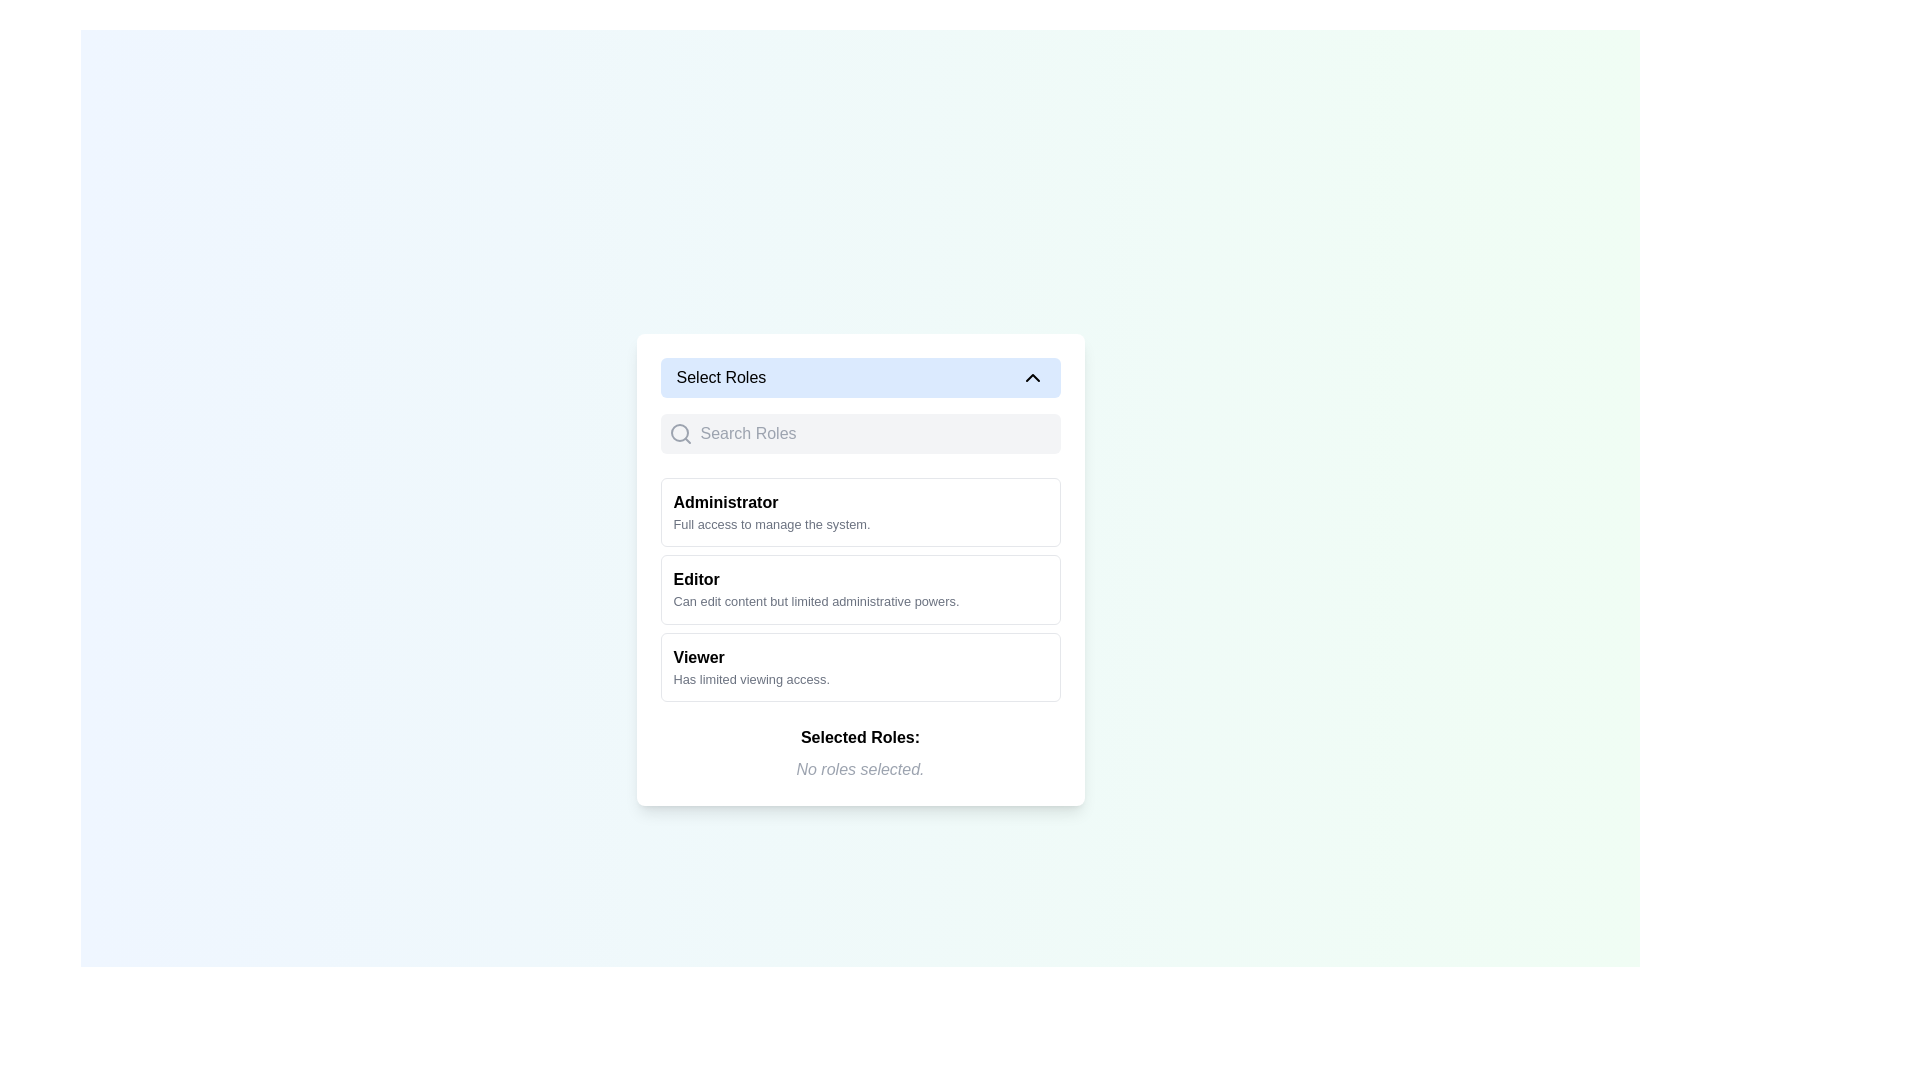 This screenshot has height=1080, width=1920. I want to click on the static text label displaying 'Editor' in bold, black font, located in the second card of user role descriptions, so click(696, 580).